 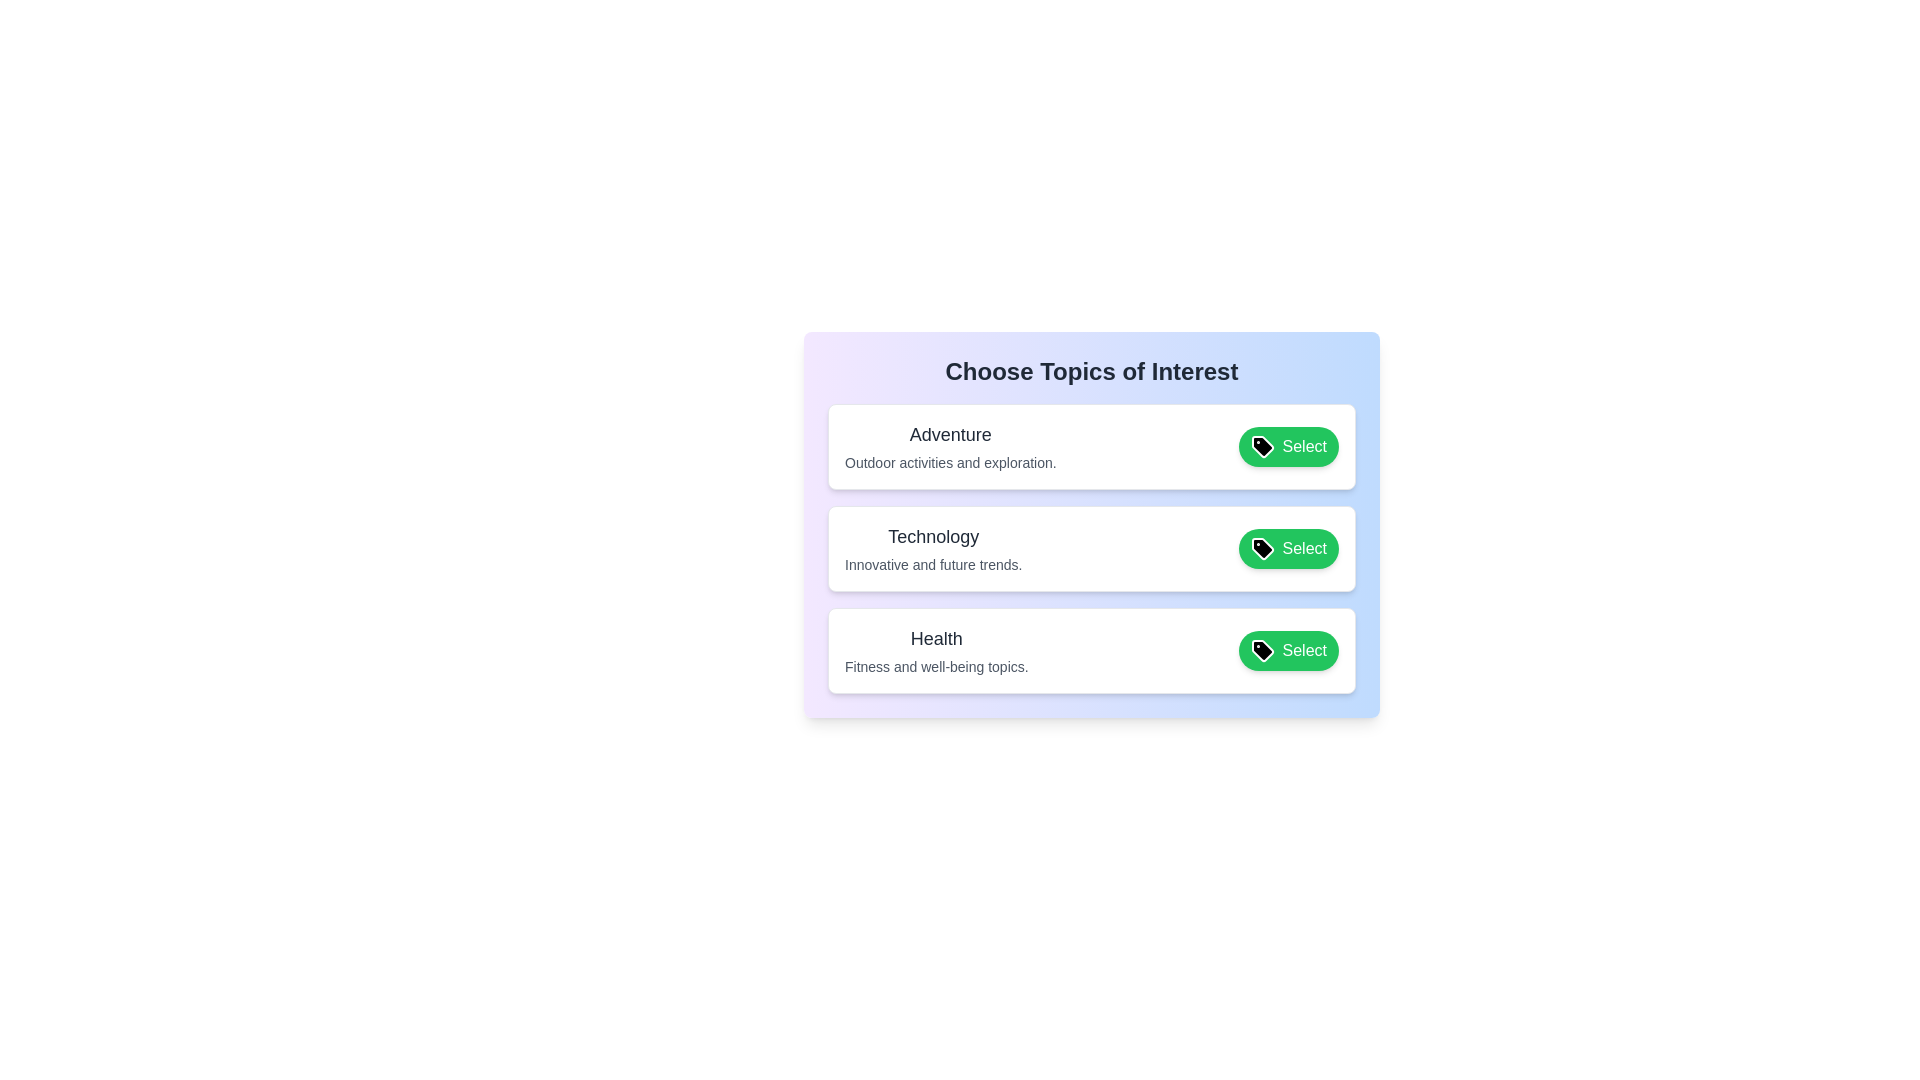 What do you see at coordinates (935, 639) in the screenshot?
I see `the tag label text for Health` at bounding box center [935, 639].